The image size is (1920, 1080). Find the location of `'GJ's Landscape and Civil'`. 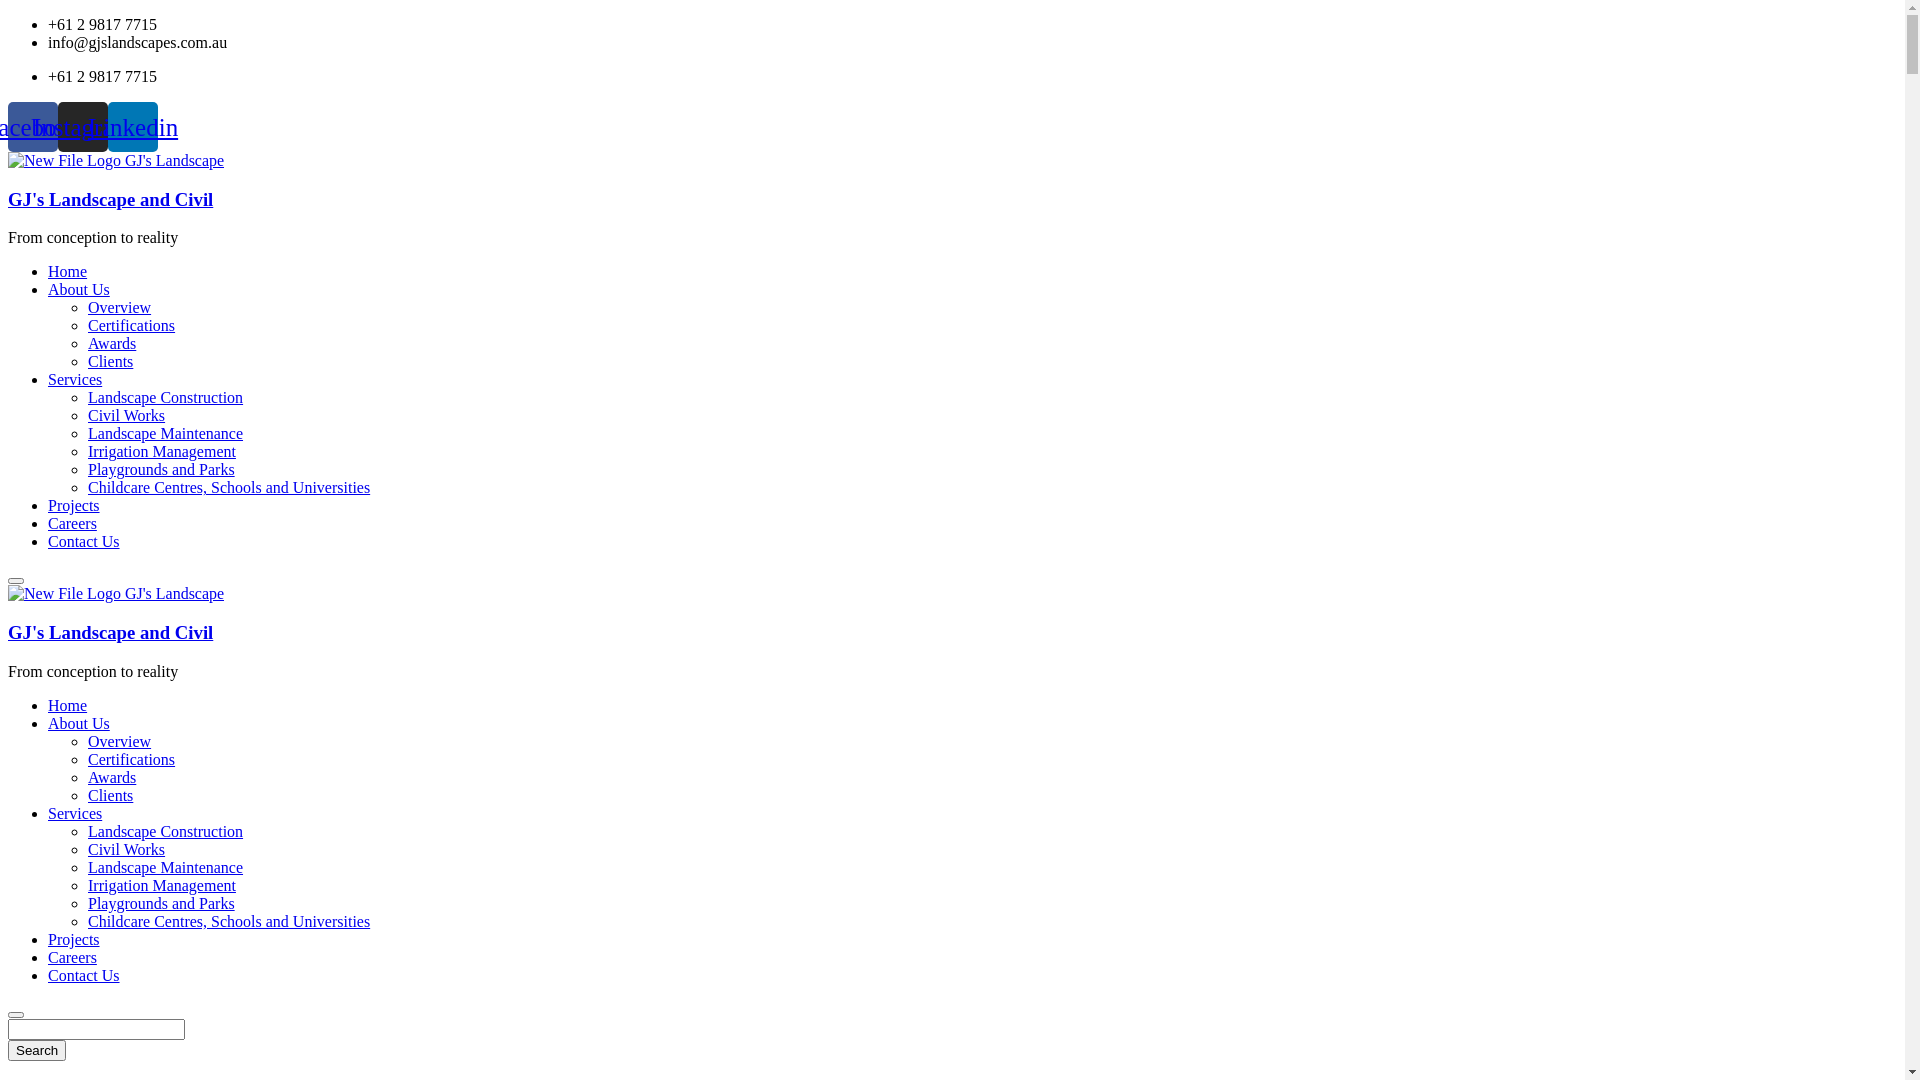

'GJ's Landscape and Civil' is located at coordinates (114, 592).